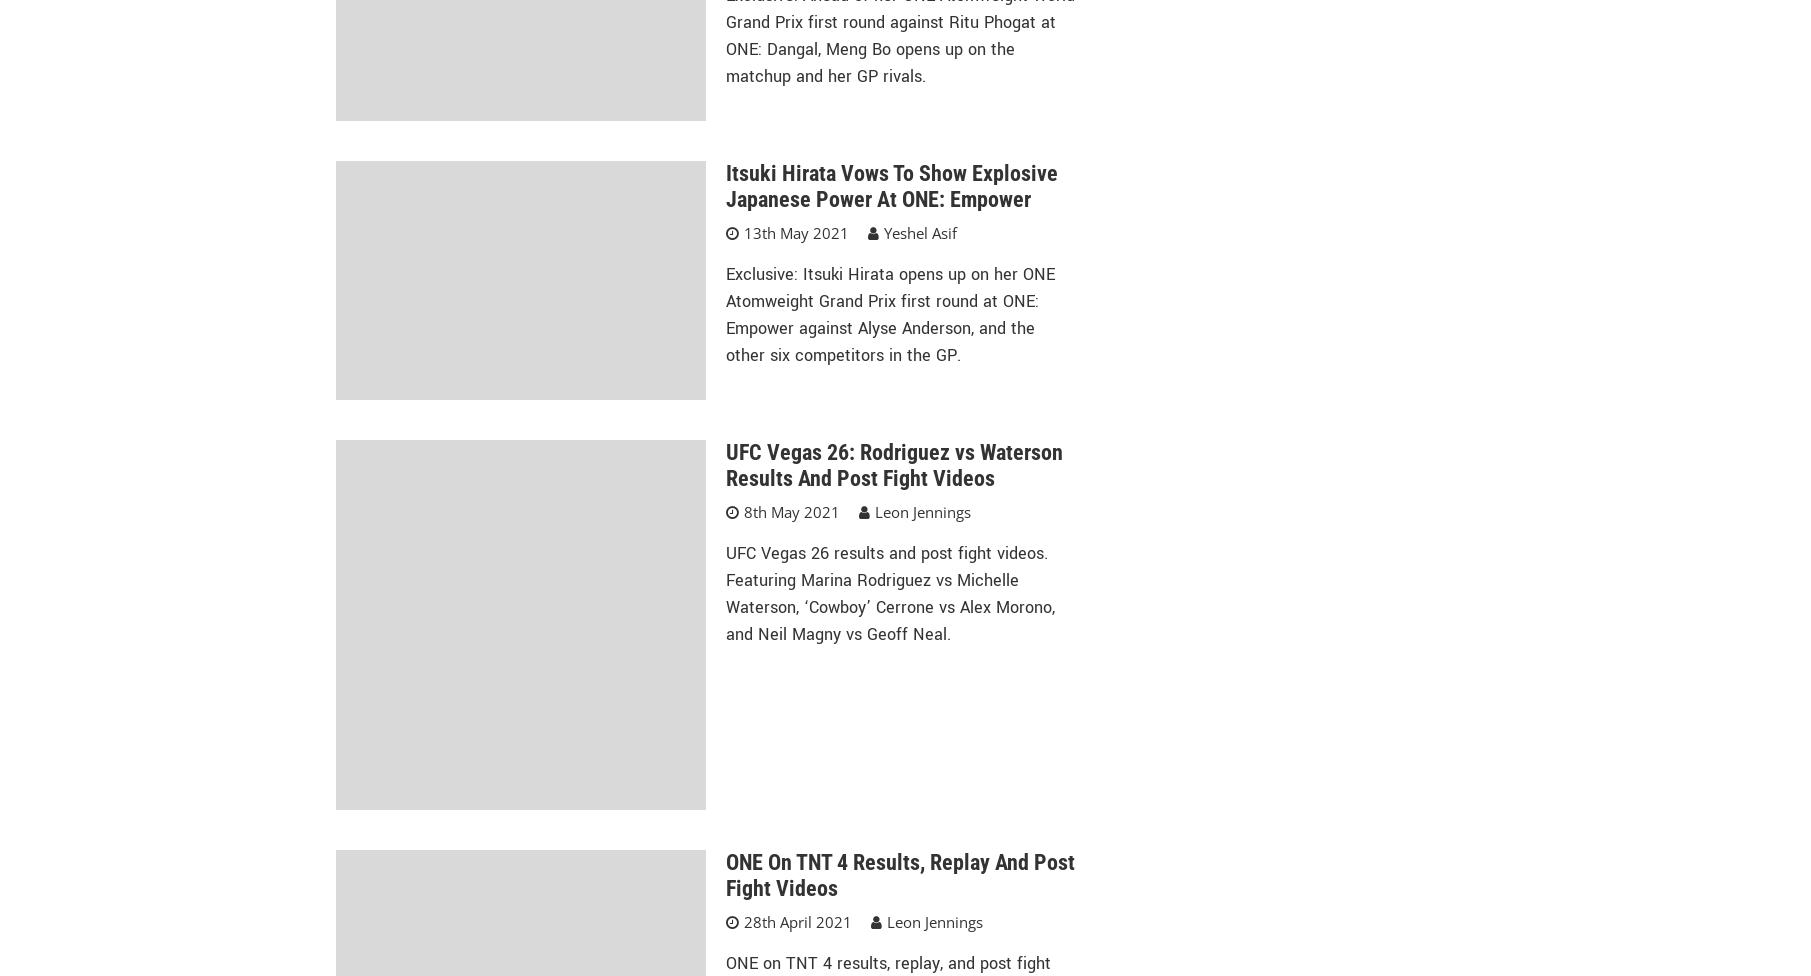 Image resolution: width=1811 pixels, height=976 pixels. Describe the element at coordinates (889, 314) in the screenshot. I see `'Exclusive: Itsuki Hirata opens up on her ONE Atomweight Grand Prix first round at ONE: Empower against Alyse Anderson, and the other six competitors in the GP.'` at that location.